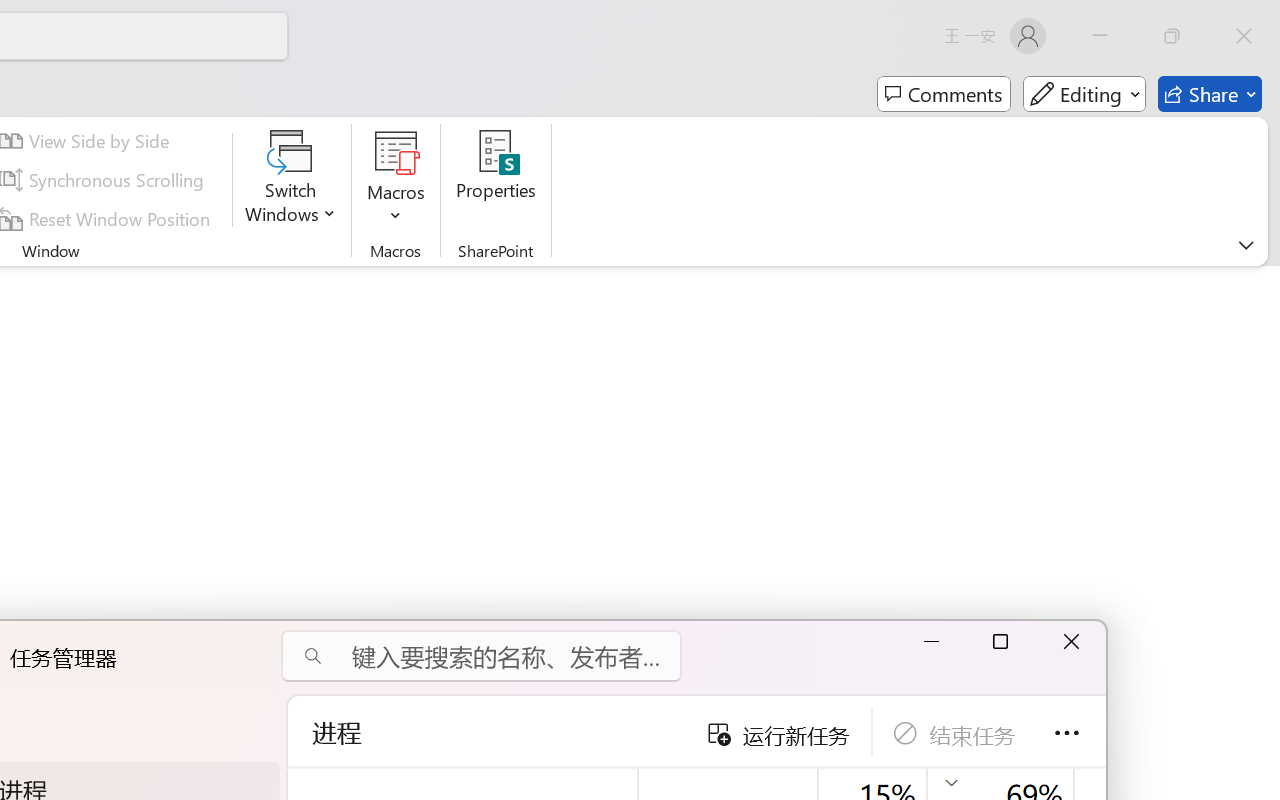 This screenshot has height=800, width=1280. I want to click on 'View Macros', so click(396, 151).